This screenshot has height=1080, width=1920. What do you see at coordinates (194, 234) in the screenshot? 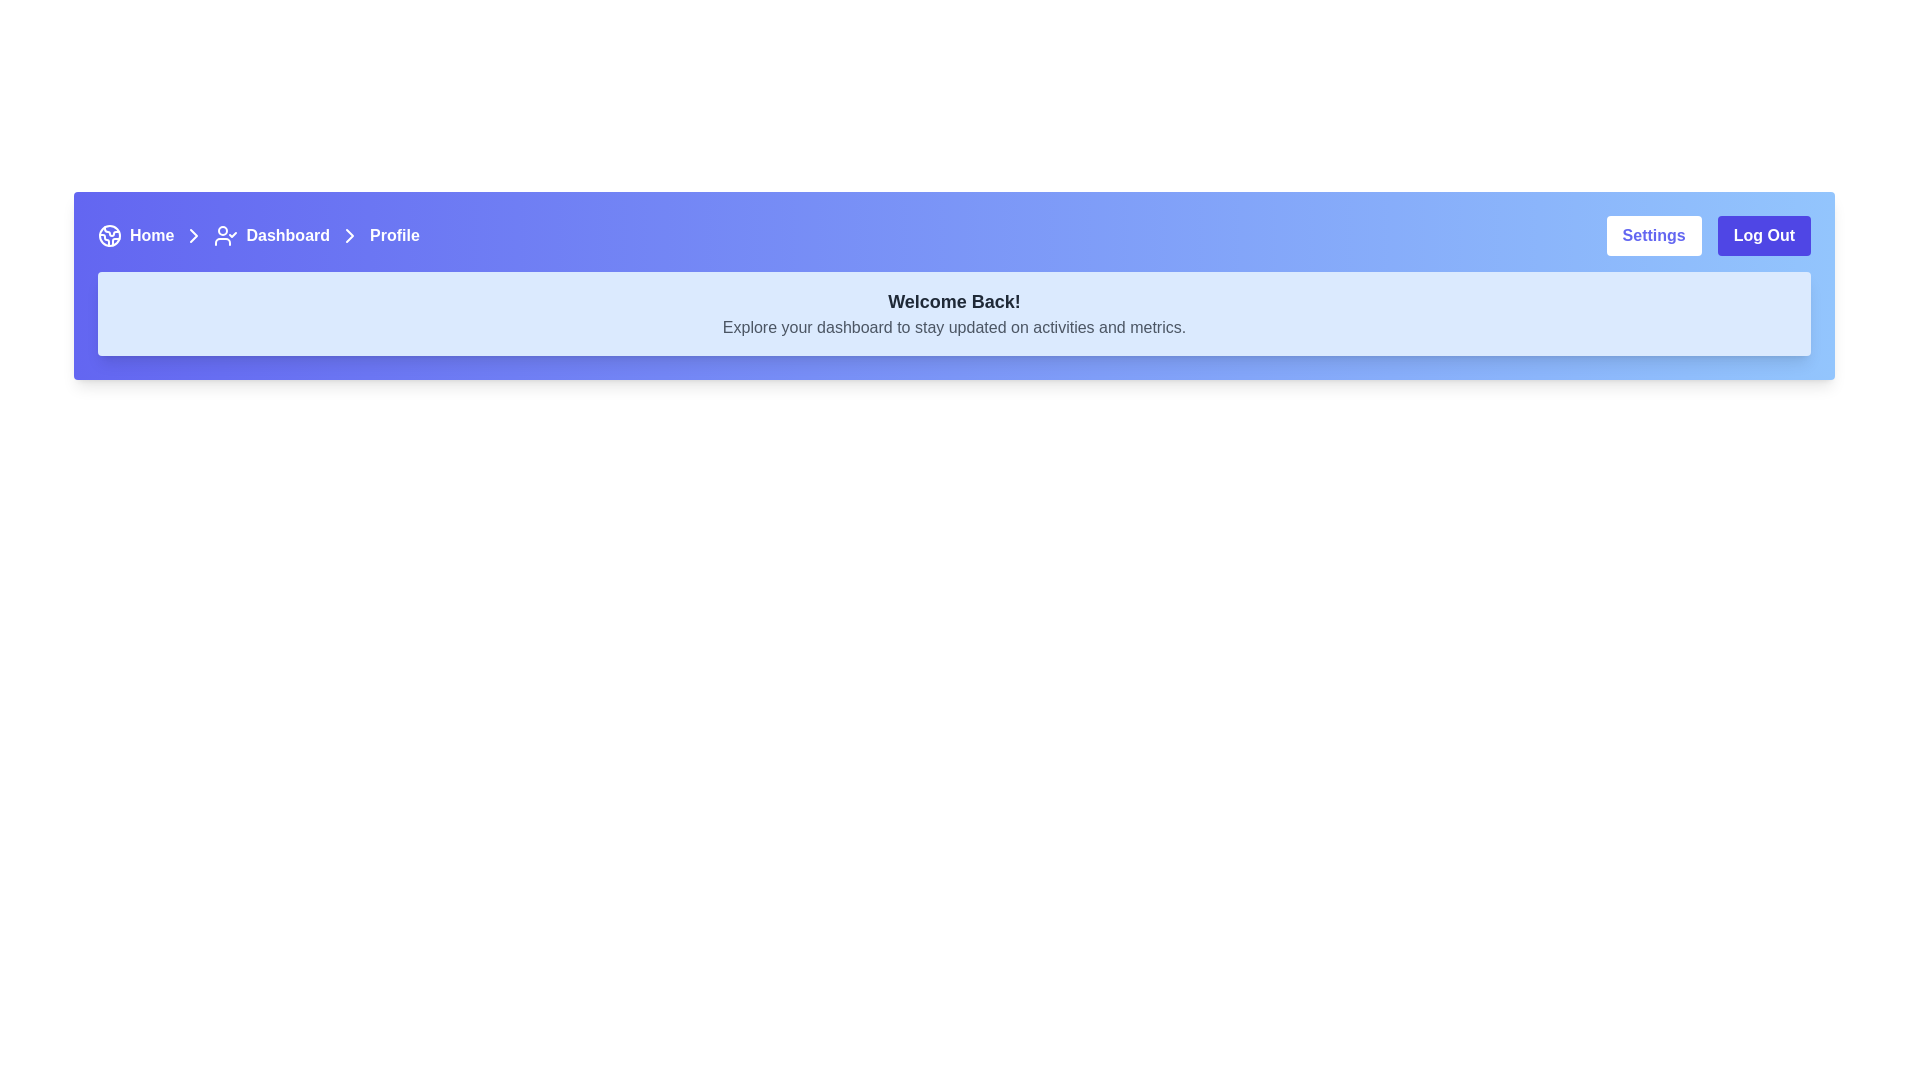
I see `the second Chevron Icon in the navigation bar, located to the right of the 'Dashboard' text and to the left of the 'Profile' text` at bounding box center [194, 234].